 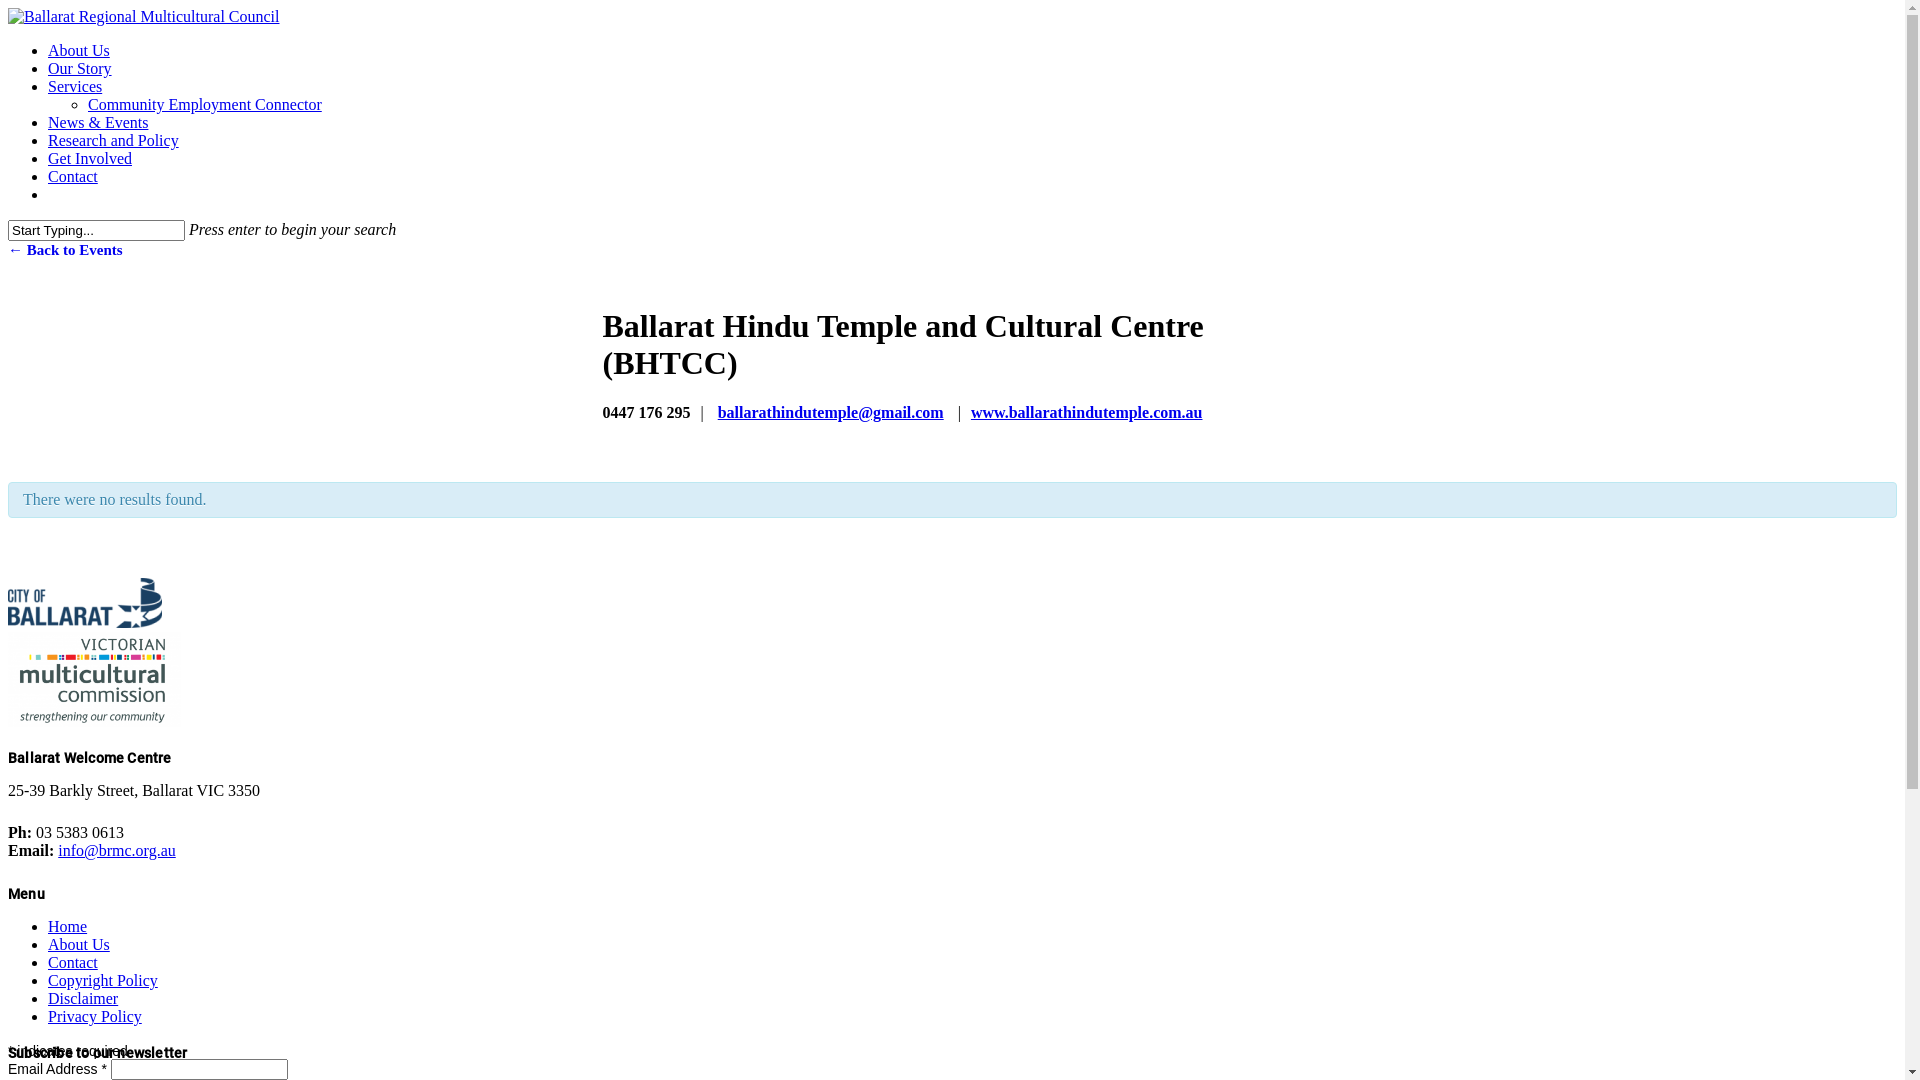 What do you see at coordinates (101, 979) in the screenshot?
I see `'Copyright Policy'` at bounding box center [101, 979].